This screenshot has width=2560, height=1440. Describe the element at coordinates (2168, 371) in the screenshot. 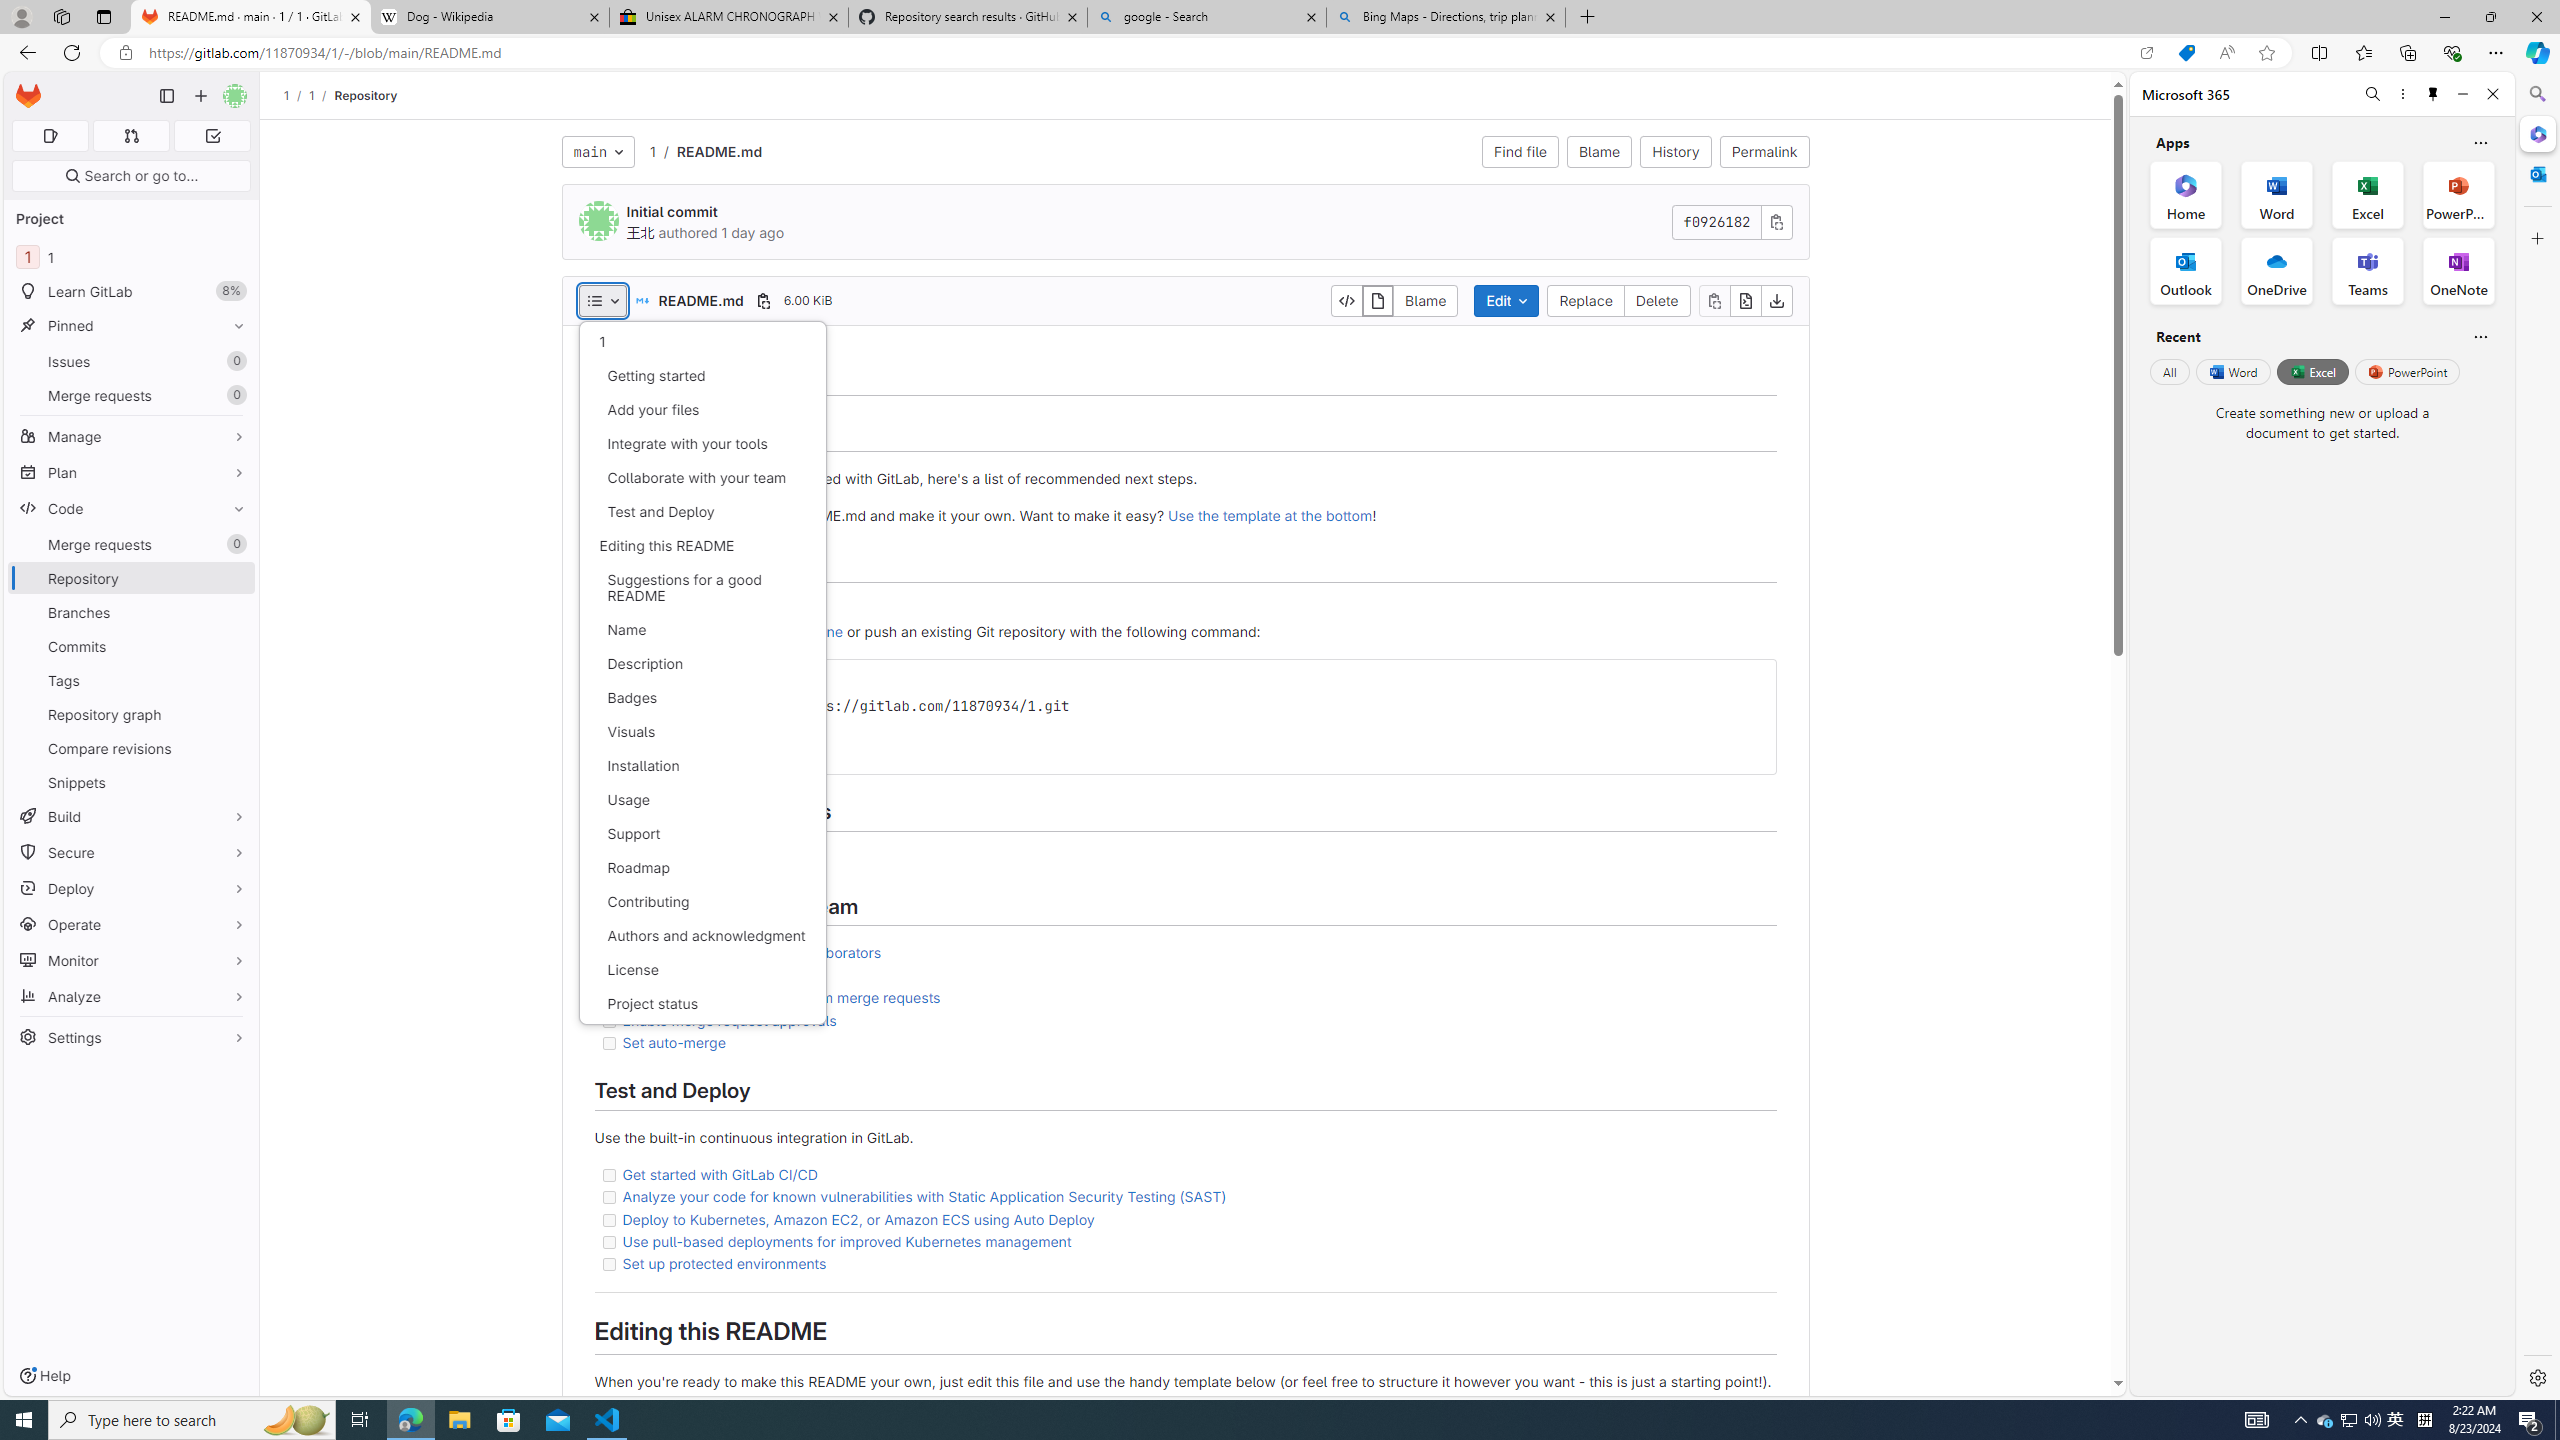

I see `'All'` at that location.